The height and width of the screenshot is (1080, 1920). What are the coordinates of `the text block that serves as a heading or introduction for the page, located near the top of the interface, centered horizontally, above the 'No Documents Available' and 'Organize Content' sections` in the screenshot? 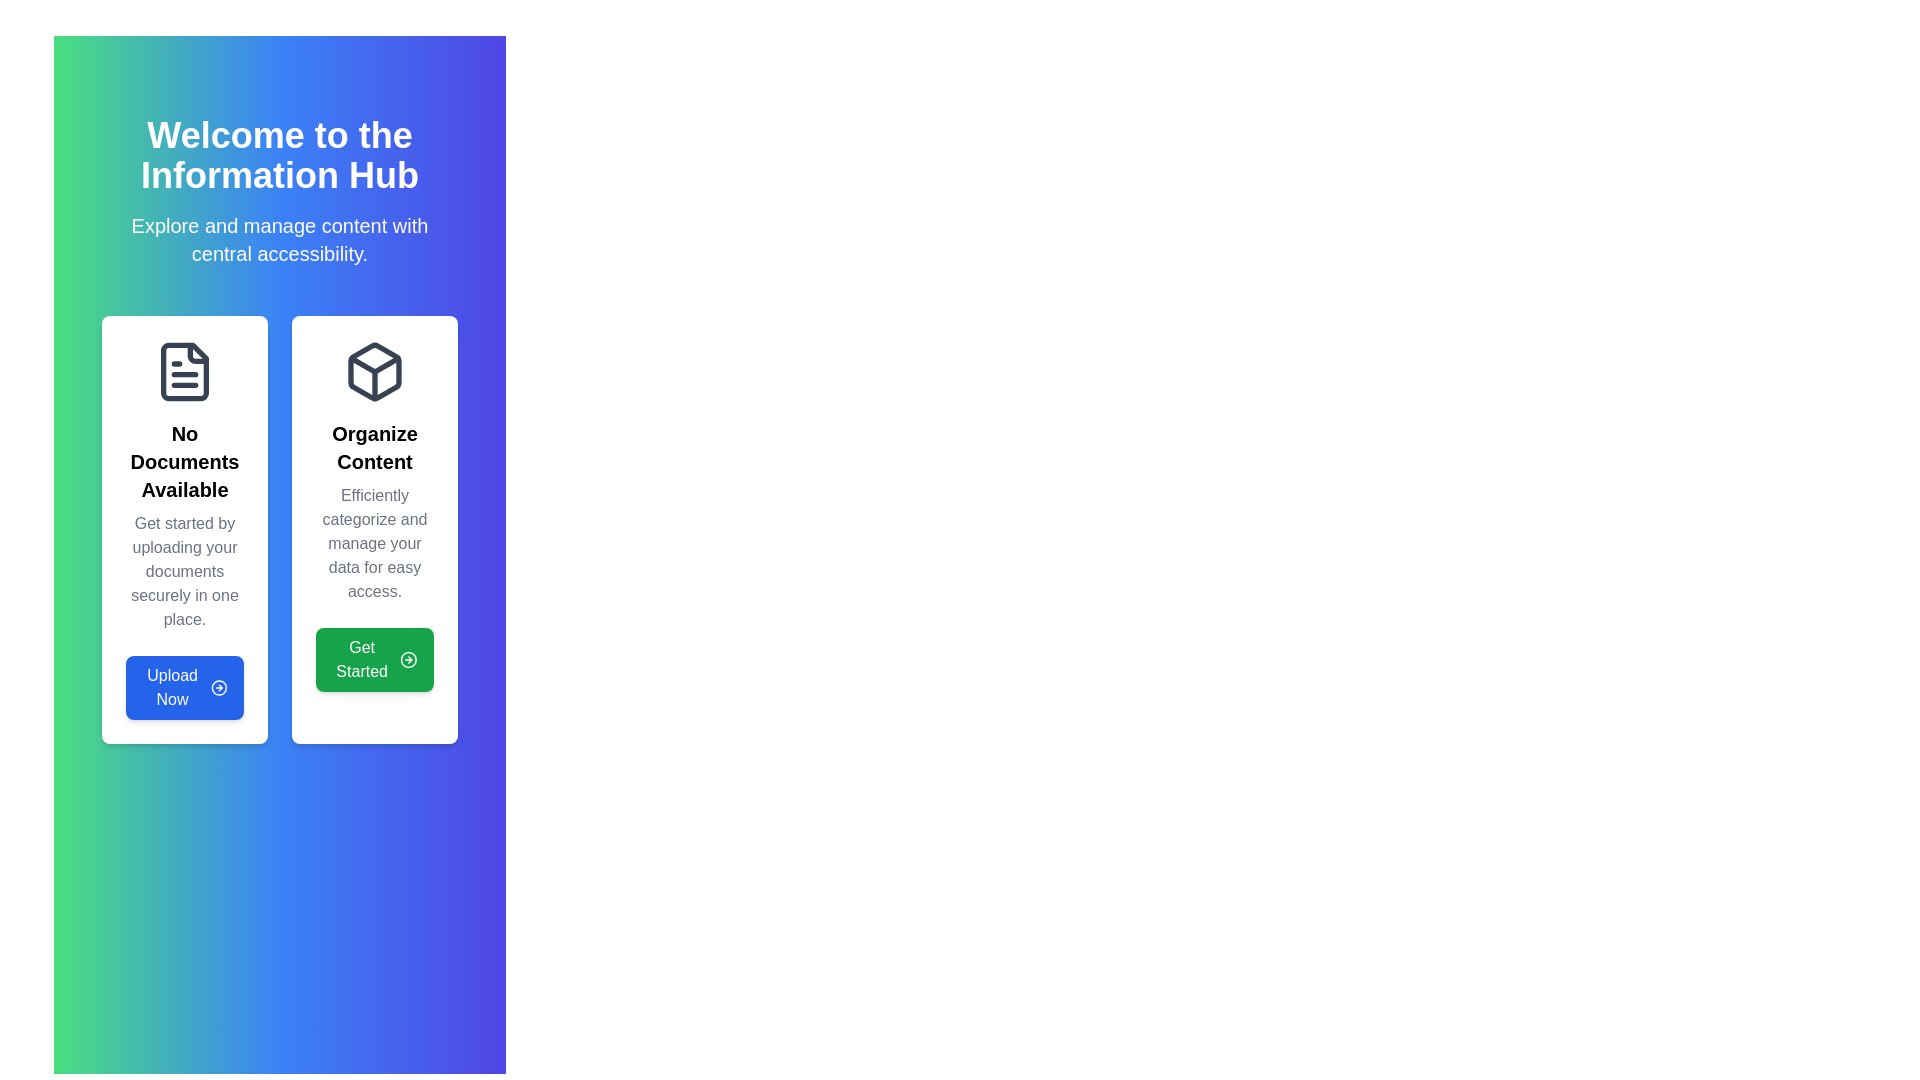 It's located at (278, 192).